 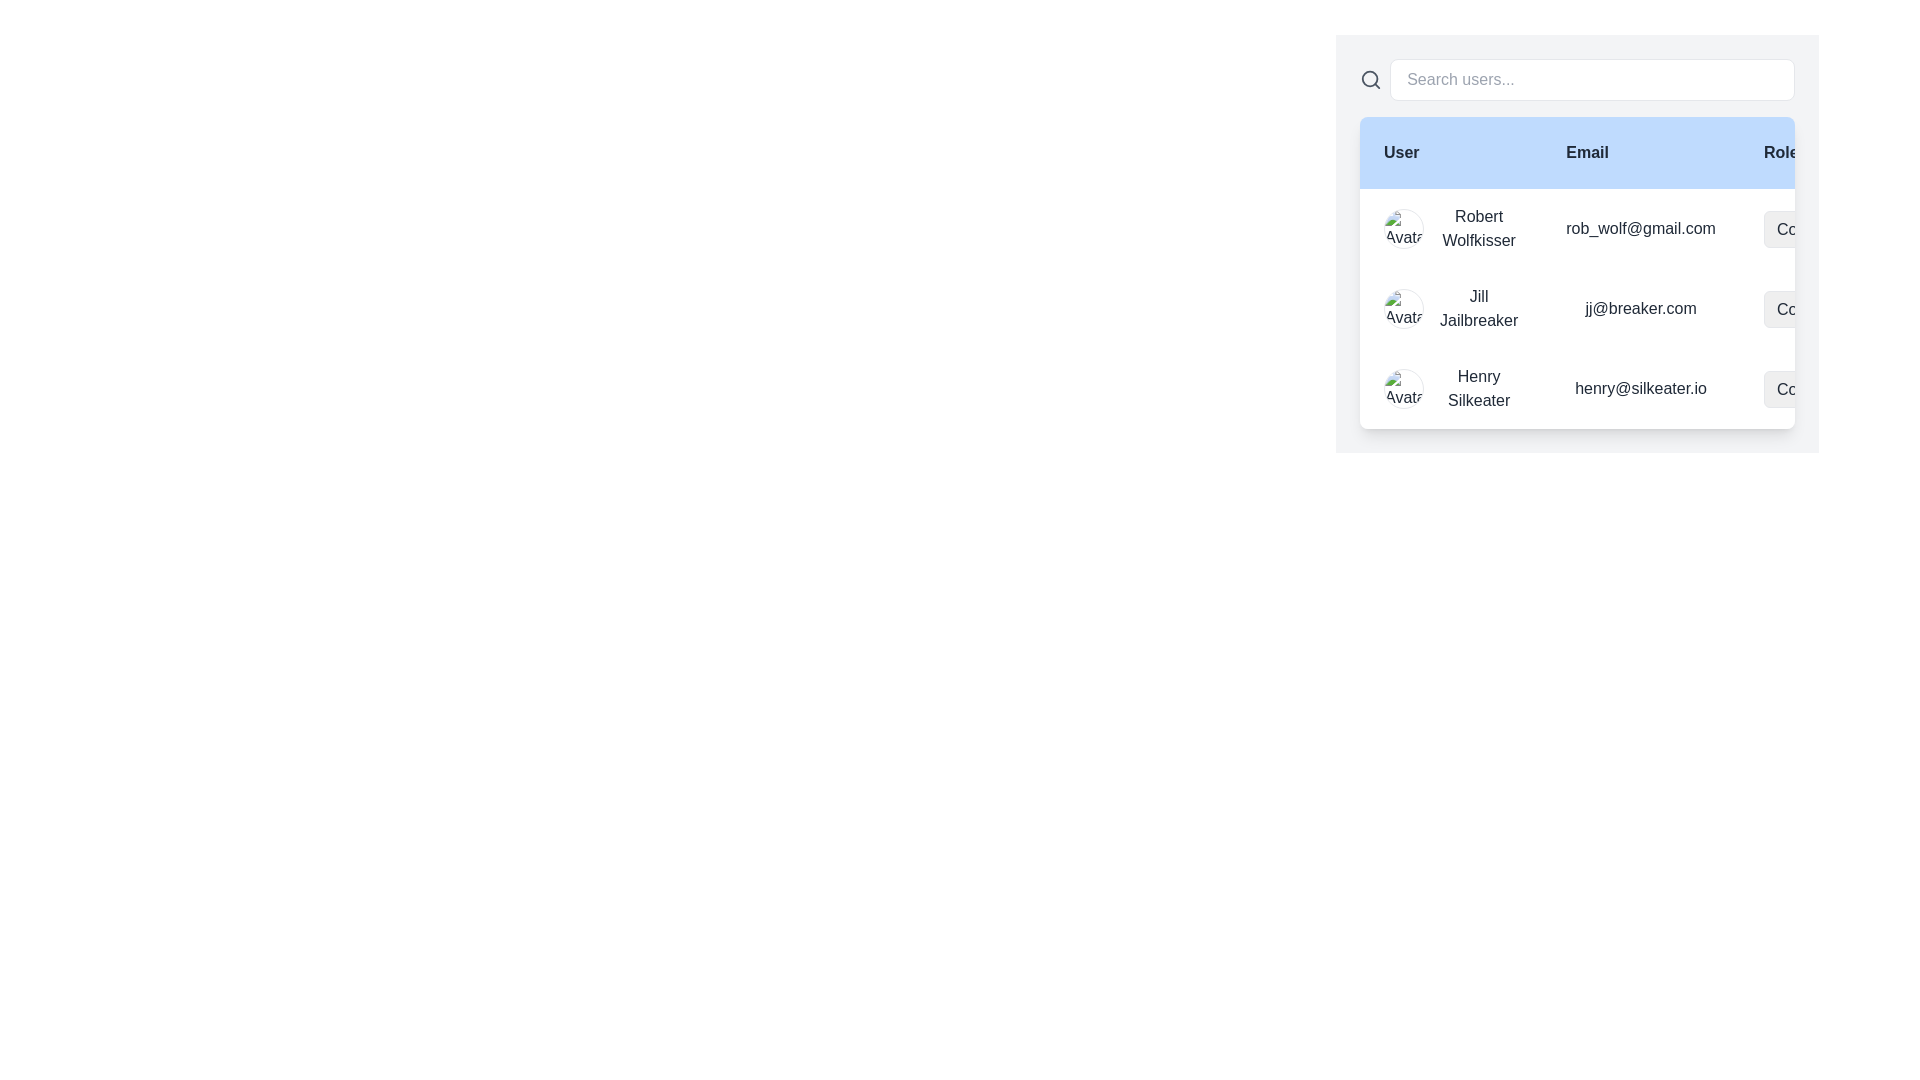 I want to click on the text label displaying 'Jill Jailbreaker', which is the second entry in the user list aligned to the right of the avatar image, so click(x=1479, y=308).